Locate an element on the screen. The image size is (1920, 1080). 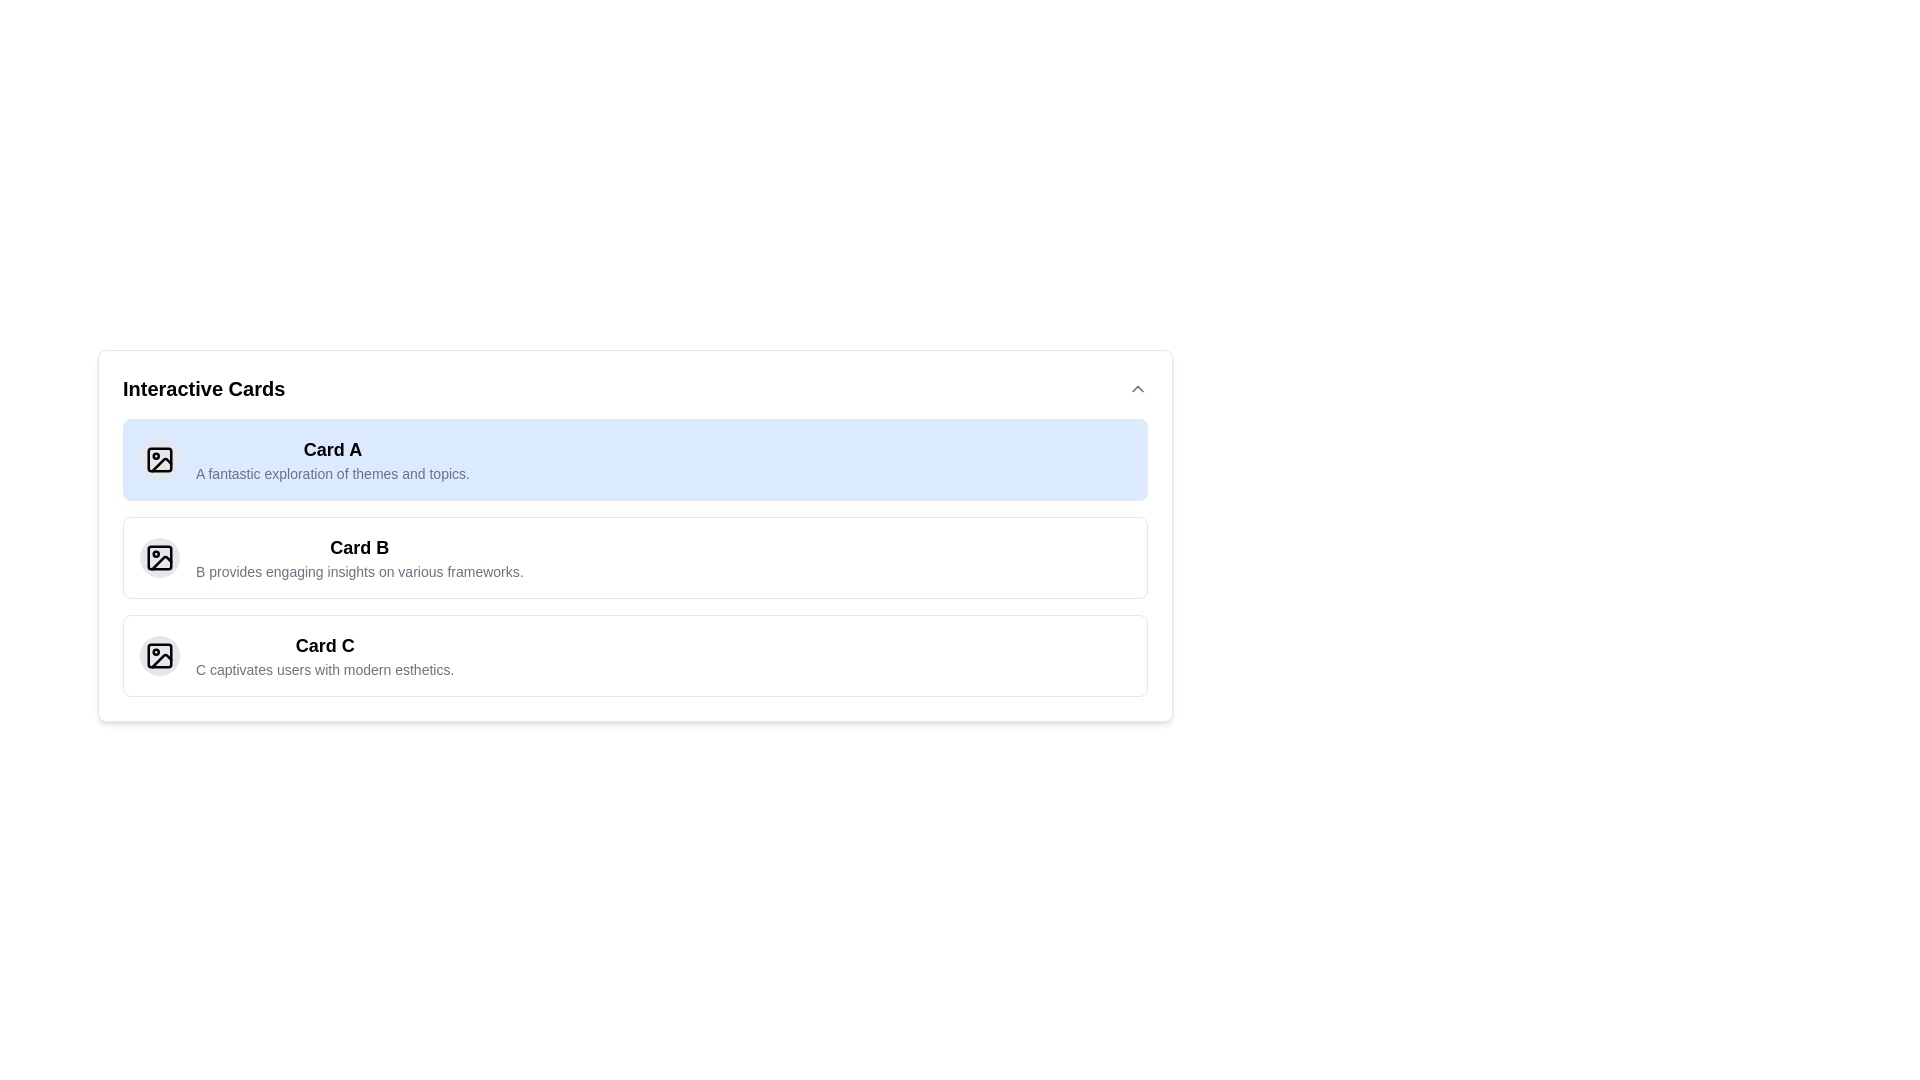
the primary textual content of the first card in a vertically stacked list for copying is located at coordinates (332, 459).